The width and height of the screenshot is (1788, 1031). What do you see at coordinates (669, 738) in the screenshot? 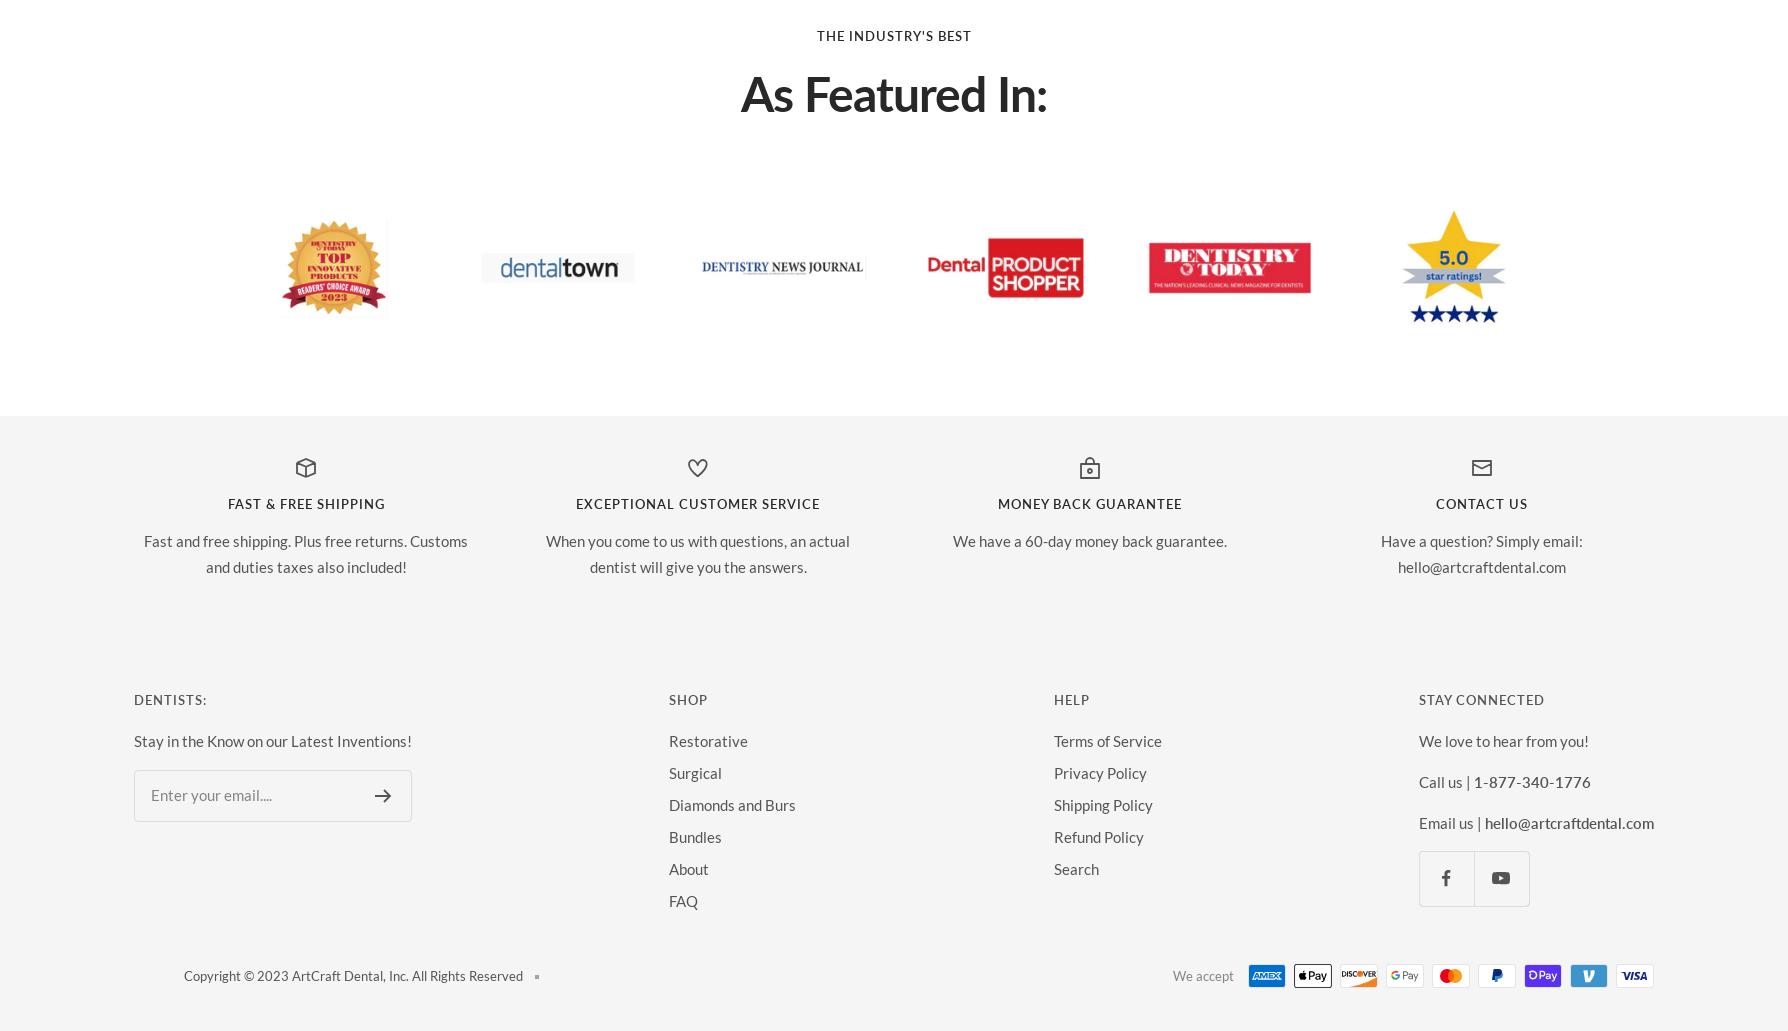
I see `'Restorative'` at bounding box center [669, 738].